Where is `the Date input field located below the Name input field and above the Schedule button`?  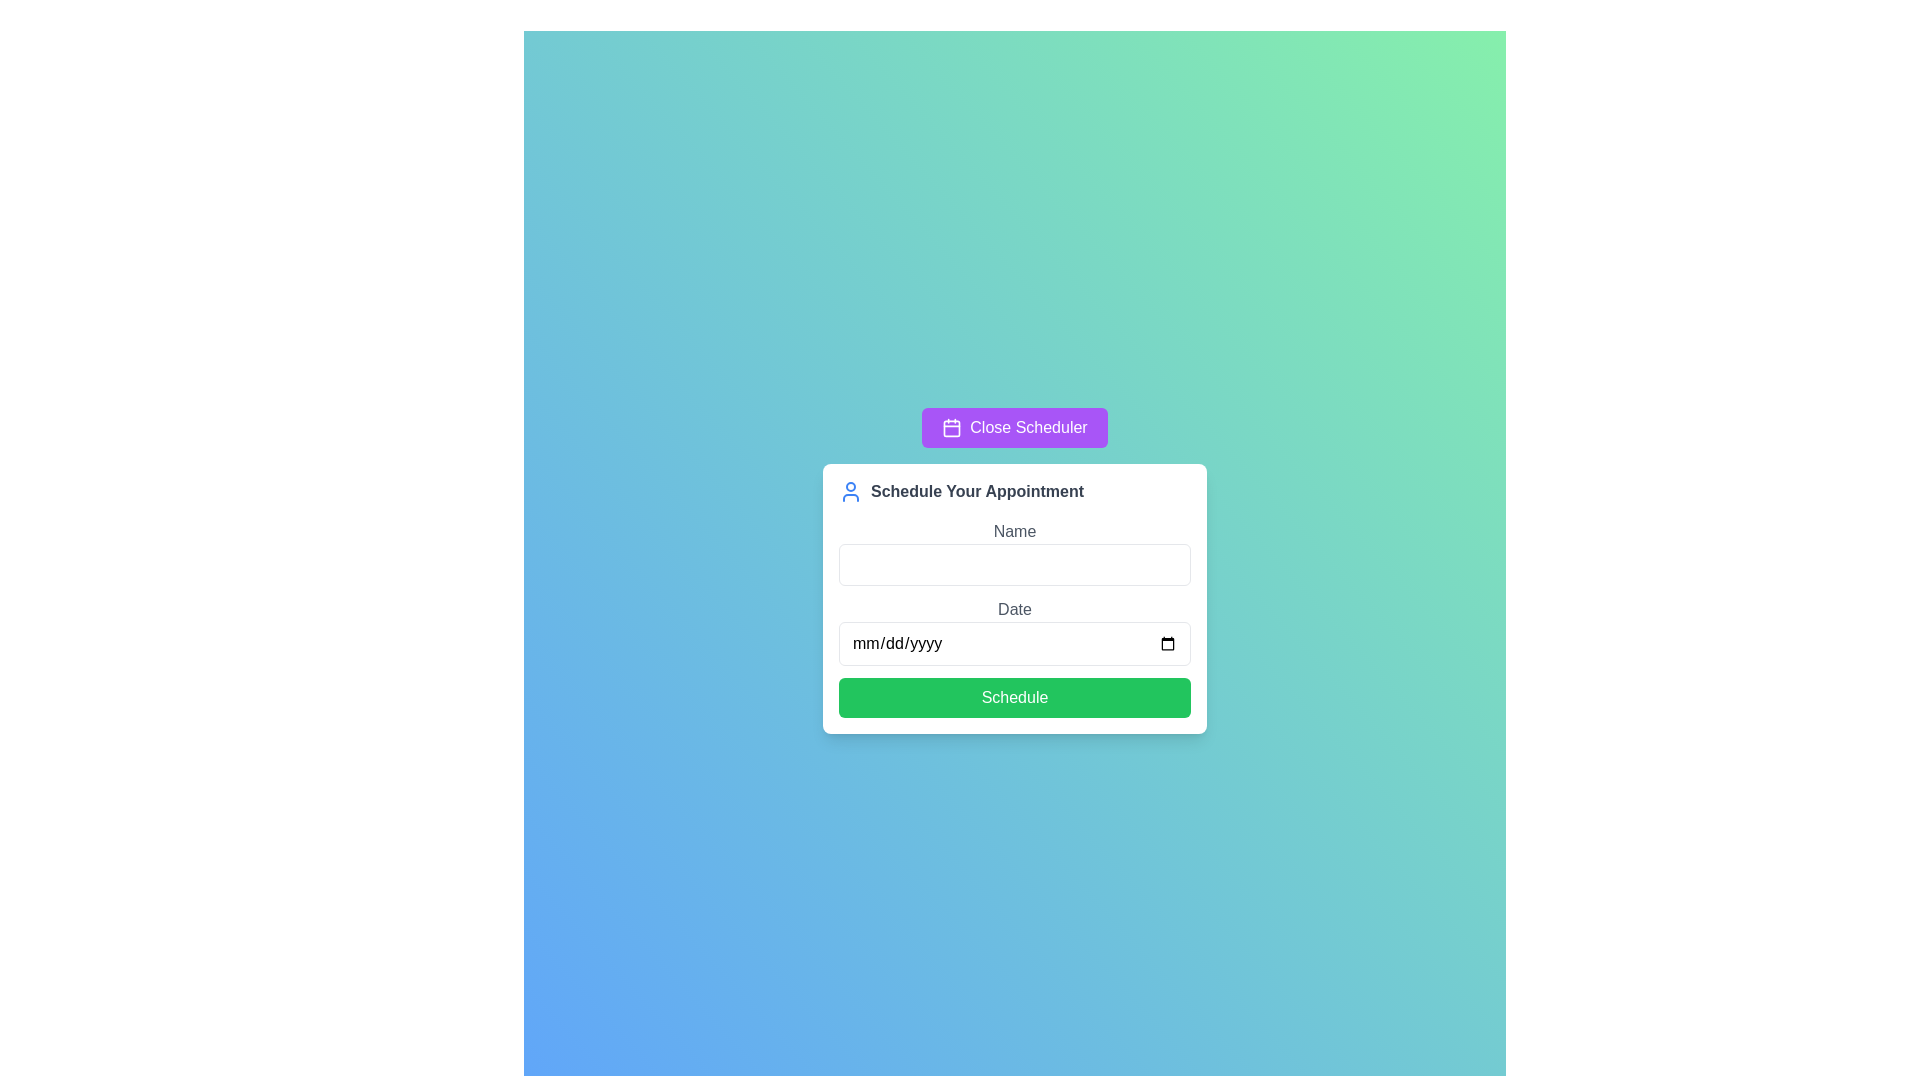
the Date input field located below the Name input field and above the Schedule button is located at coordinates (1014, 632).